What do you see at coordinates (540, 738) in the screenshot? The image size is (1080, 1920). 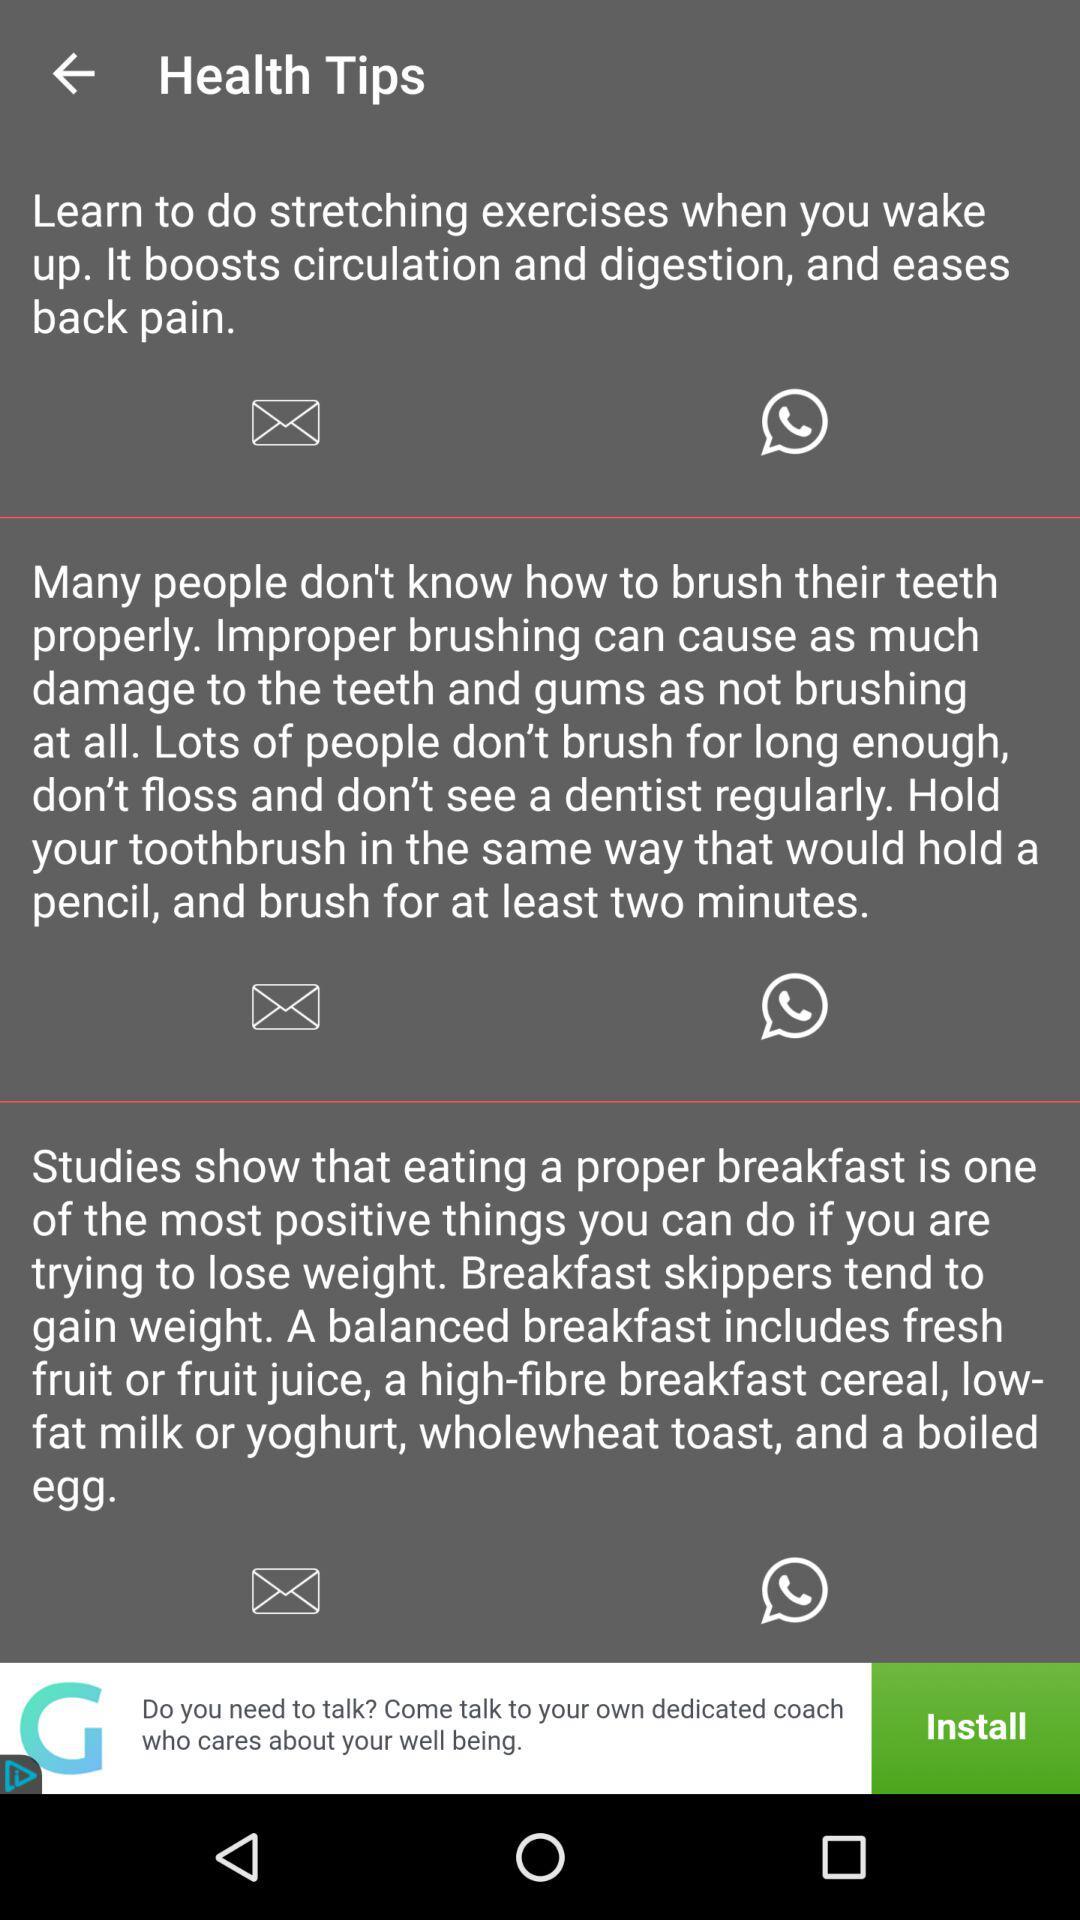 I see `many people don item` at bounding box center [540, 738].